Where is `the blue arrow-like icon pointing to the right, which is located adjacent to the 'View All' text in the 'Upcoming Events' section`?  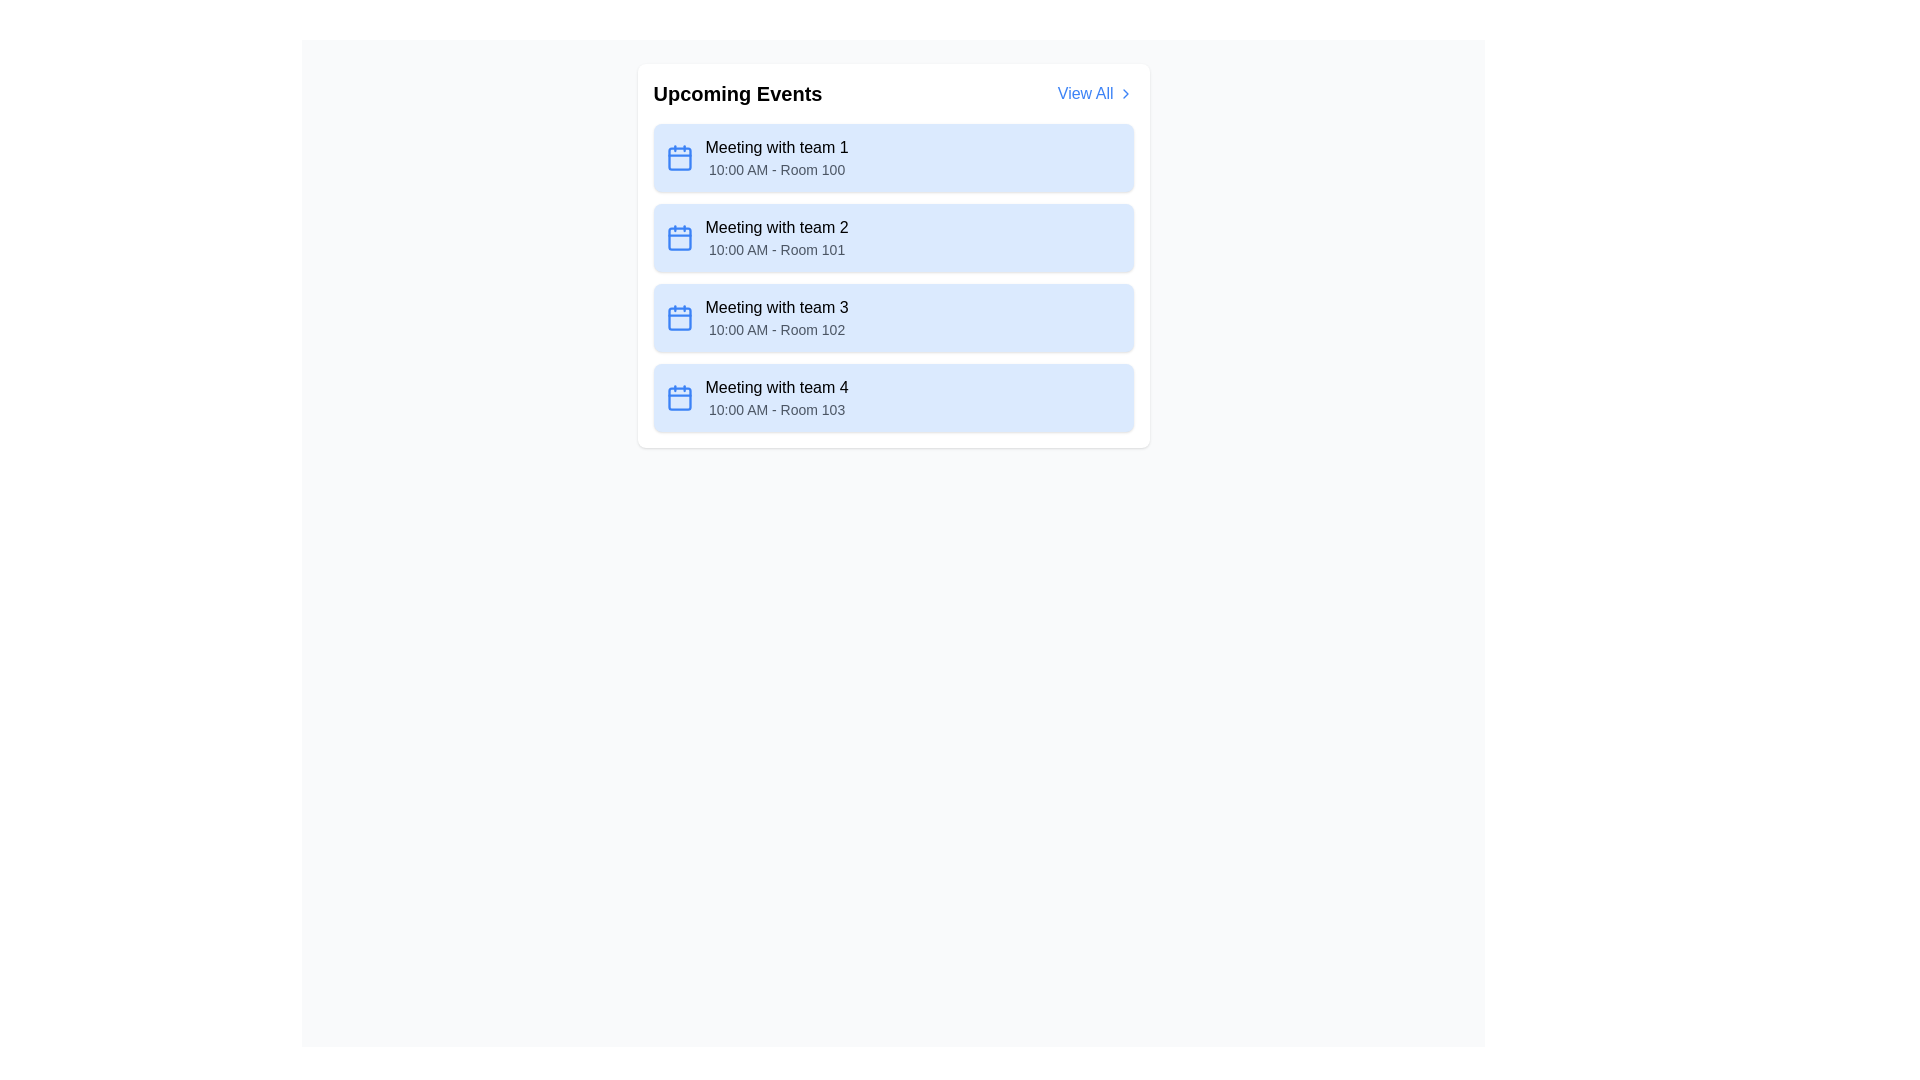
the blue arrow-like icon pointing to the right, which is located adjacent to the 'View All' text in the 'Upcoming Events' section is located at coordinates (1125, 93).